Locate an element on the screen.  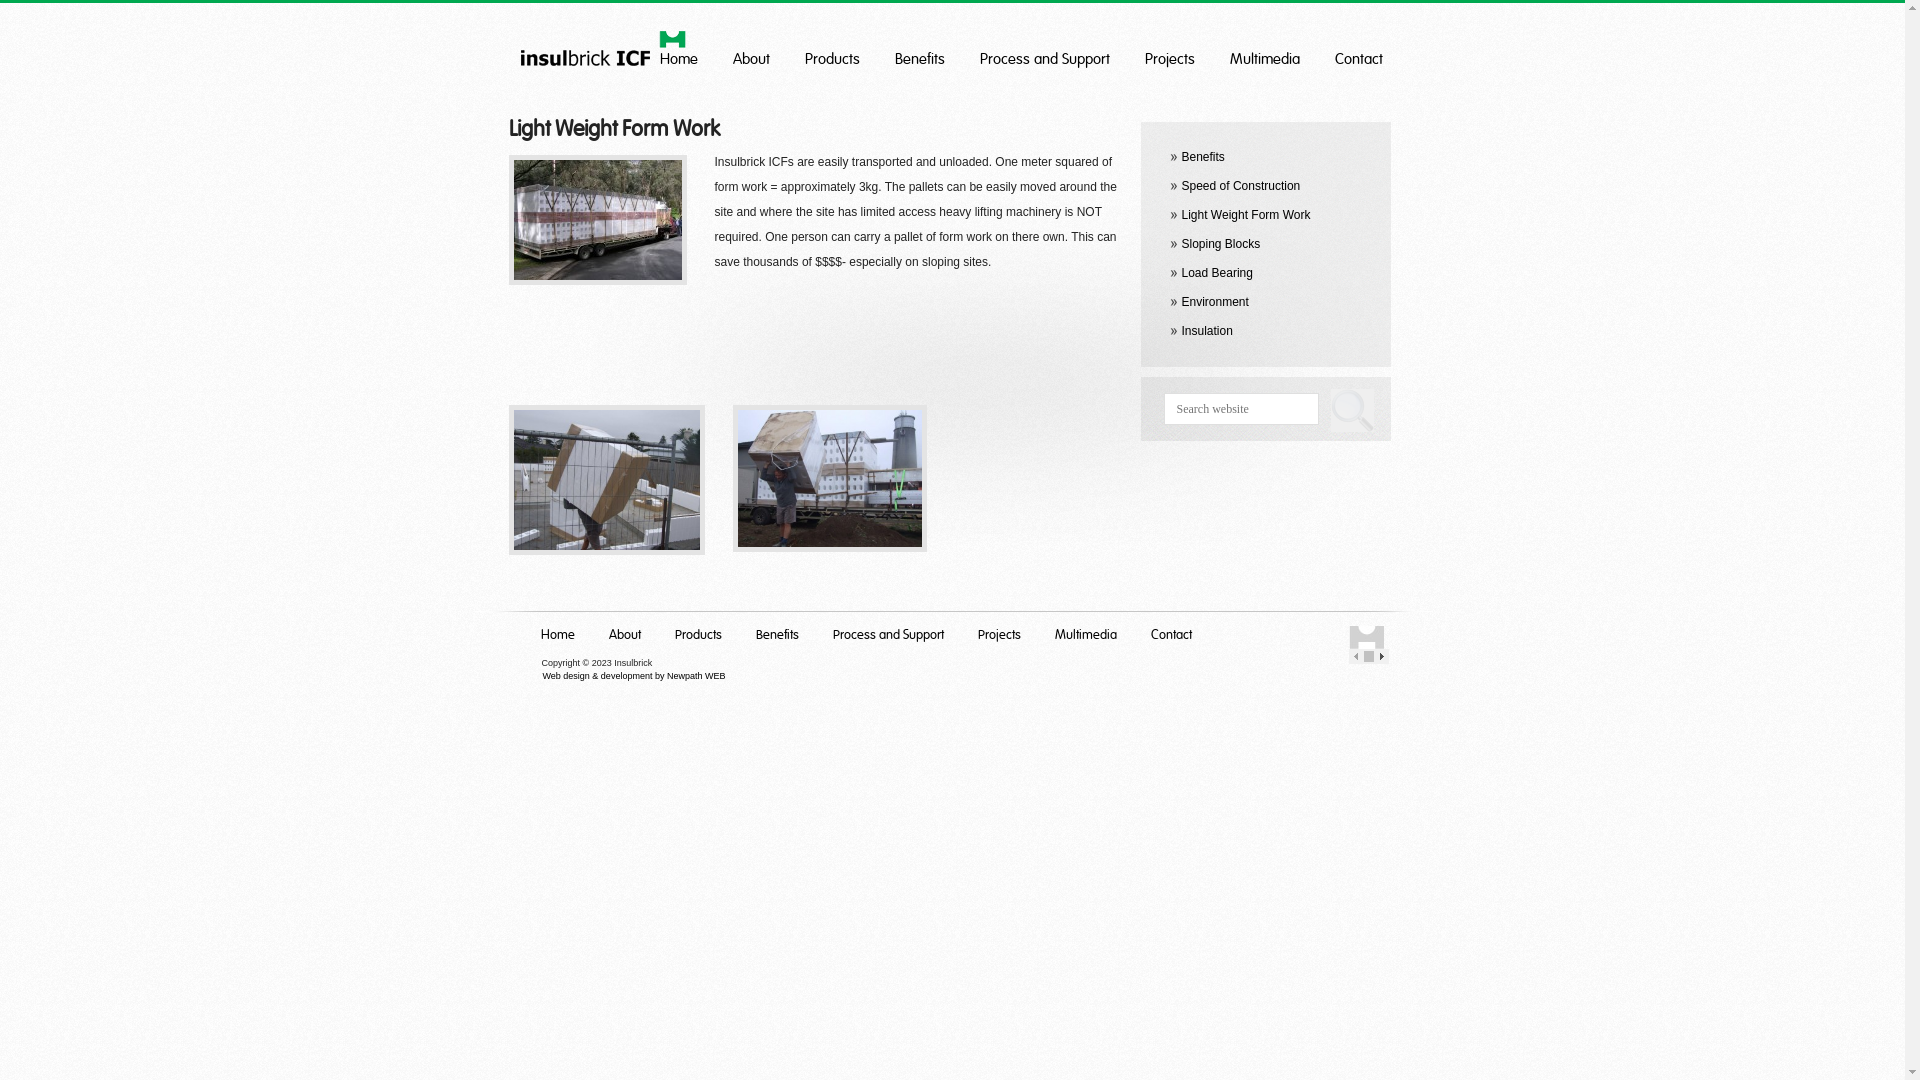
'Insulation' is located at coordinates (1206, 330).